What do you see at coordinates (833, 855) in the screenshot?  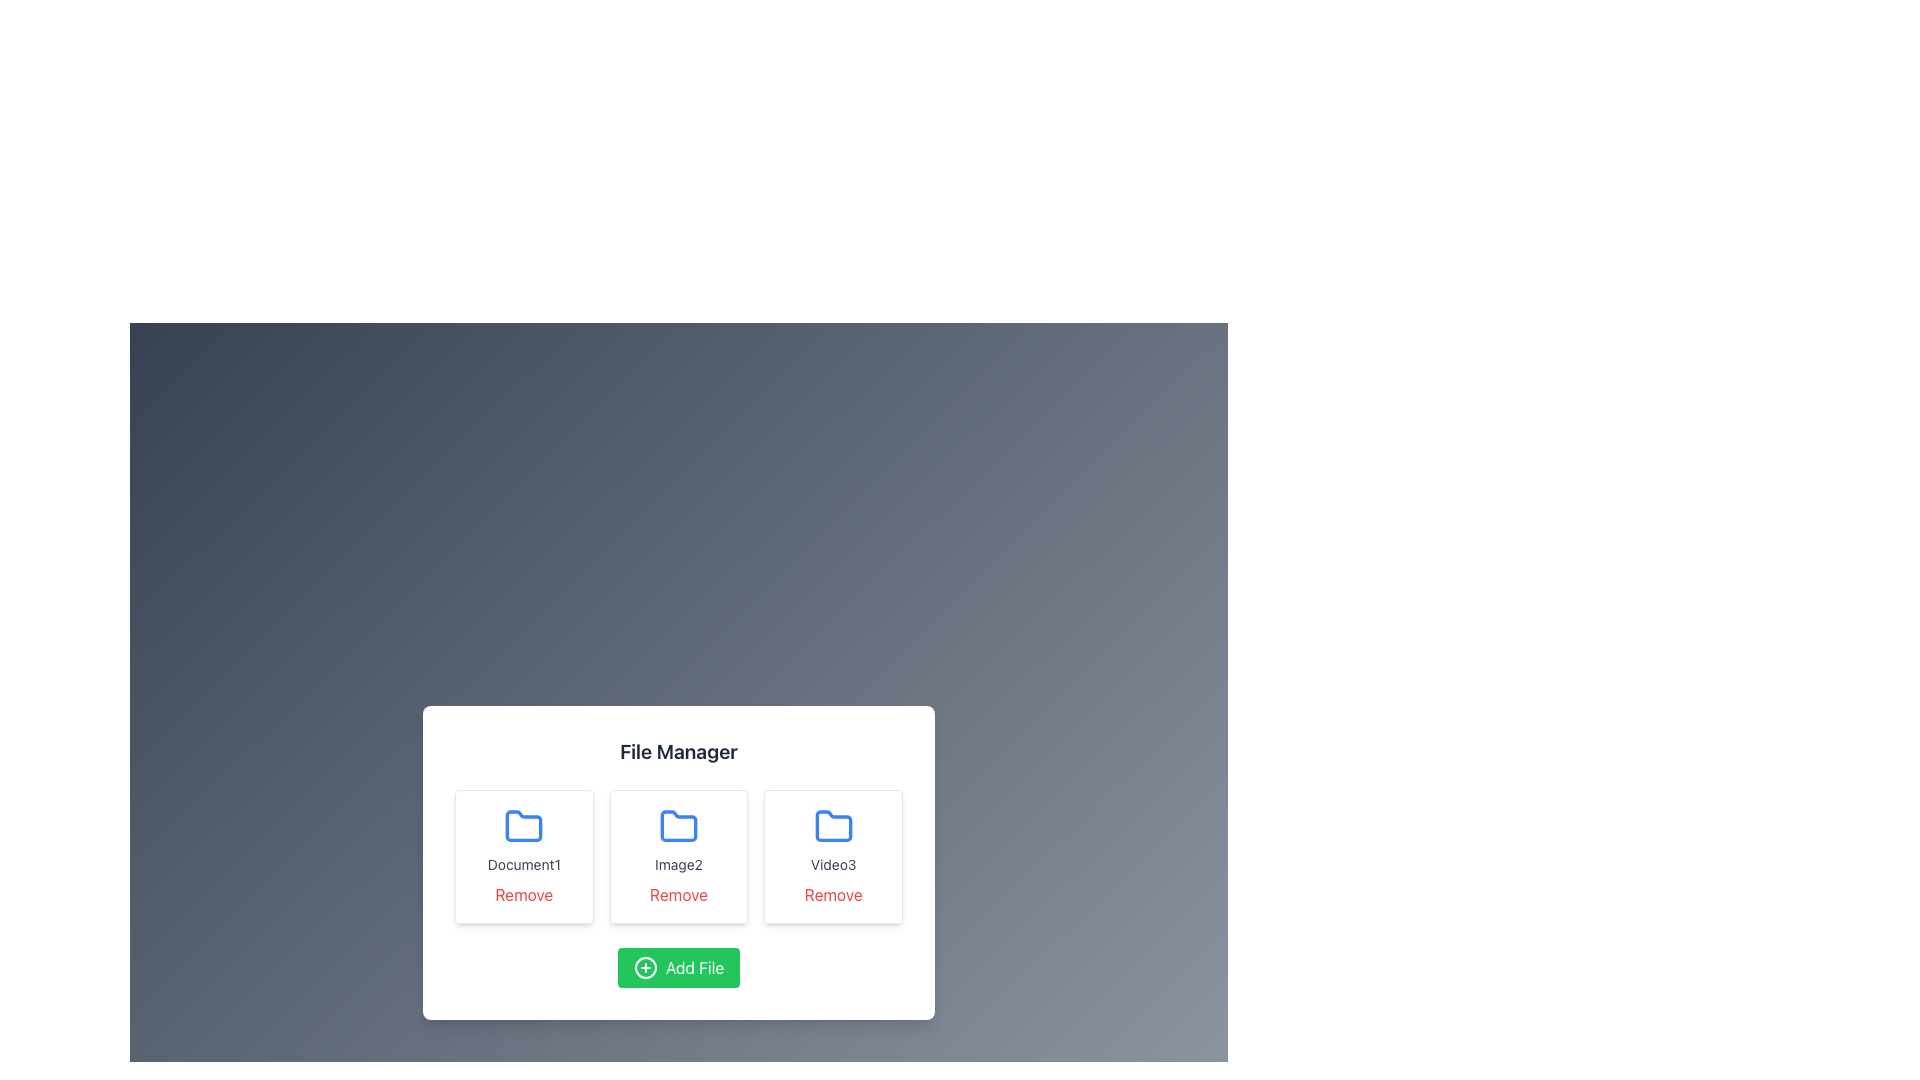 I see `the third card` at bounding box center [833, 855].